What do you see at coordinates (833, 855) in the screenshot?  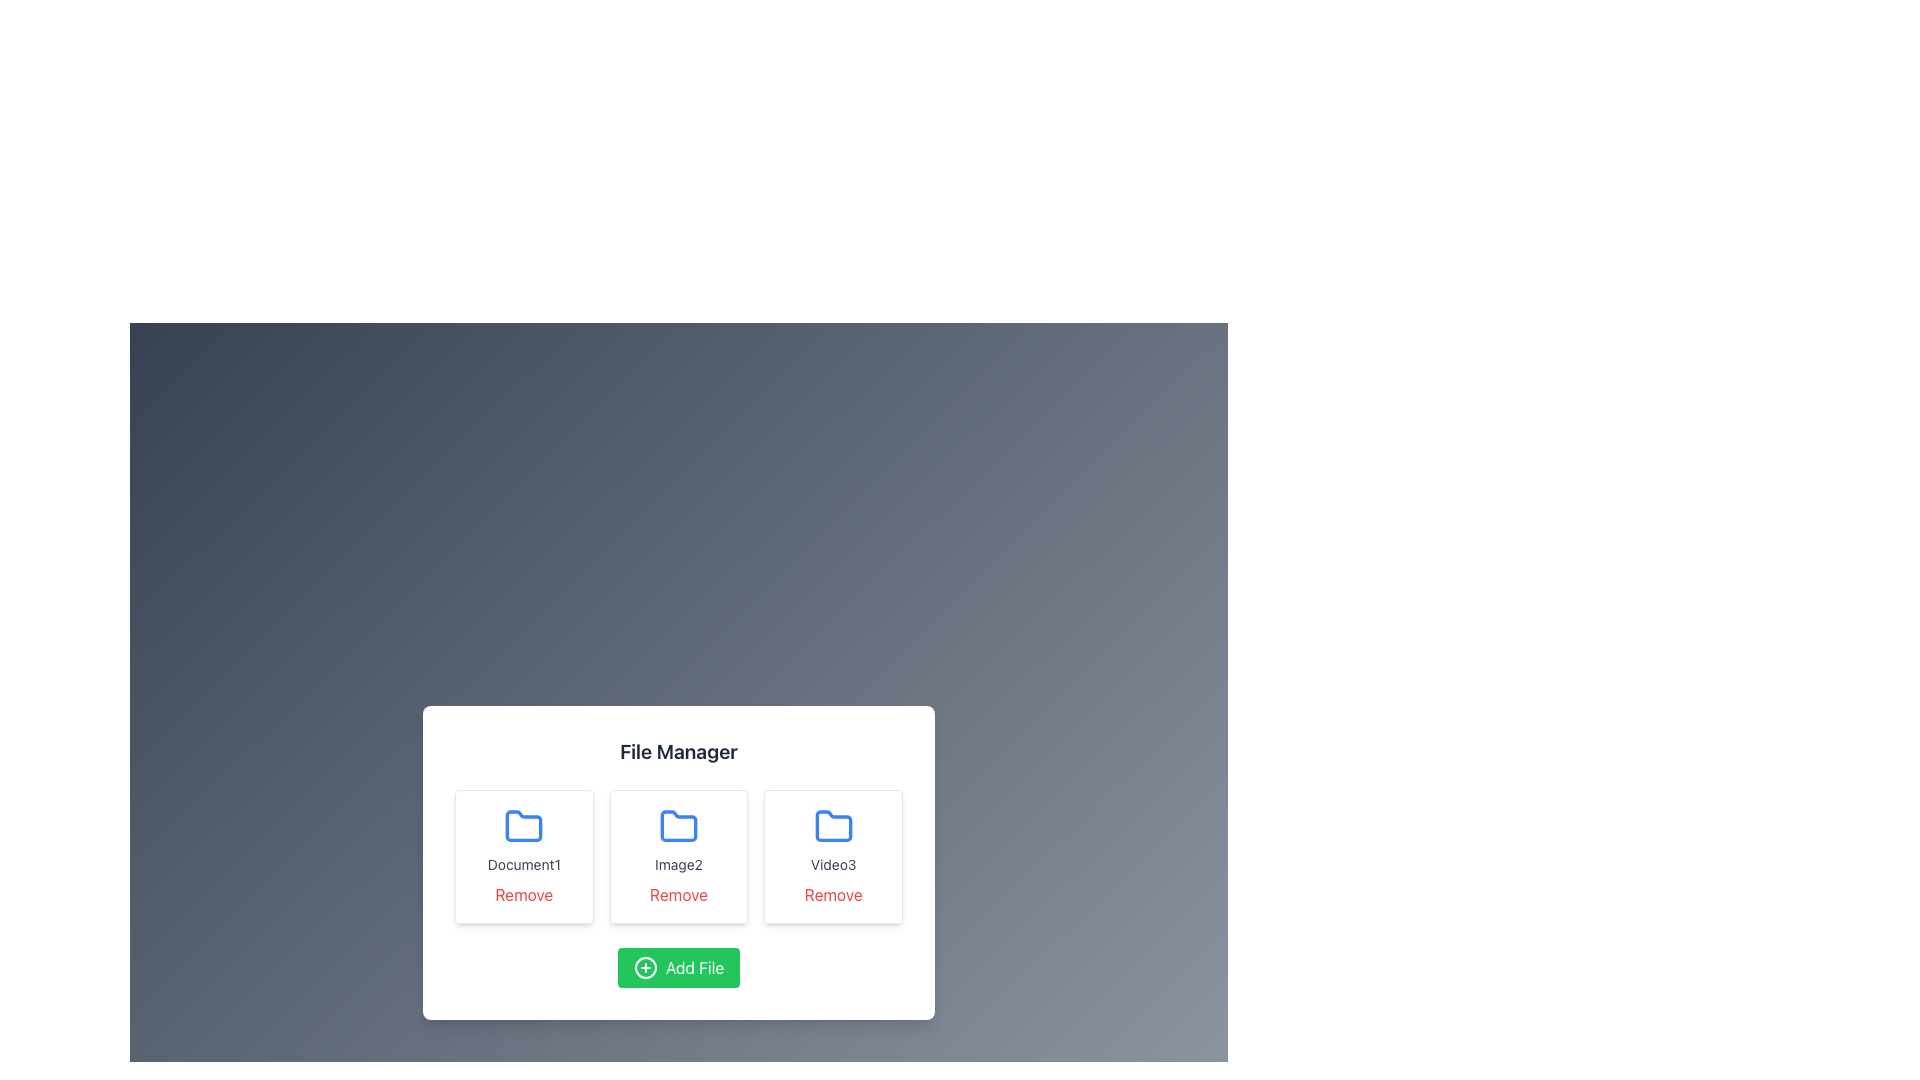 I see `the third card` at bounding box center [833, 855].